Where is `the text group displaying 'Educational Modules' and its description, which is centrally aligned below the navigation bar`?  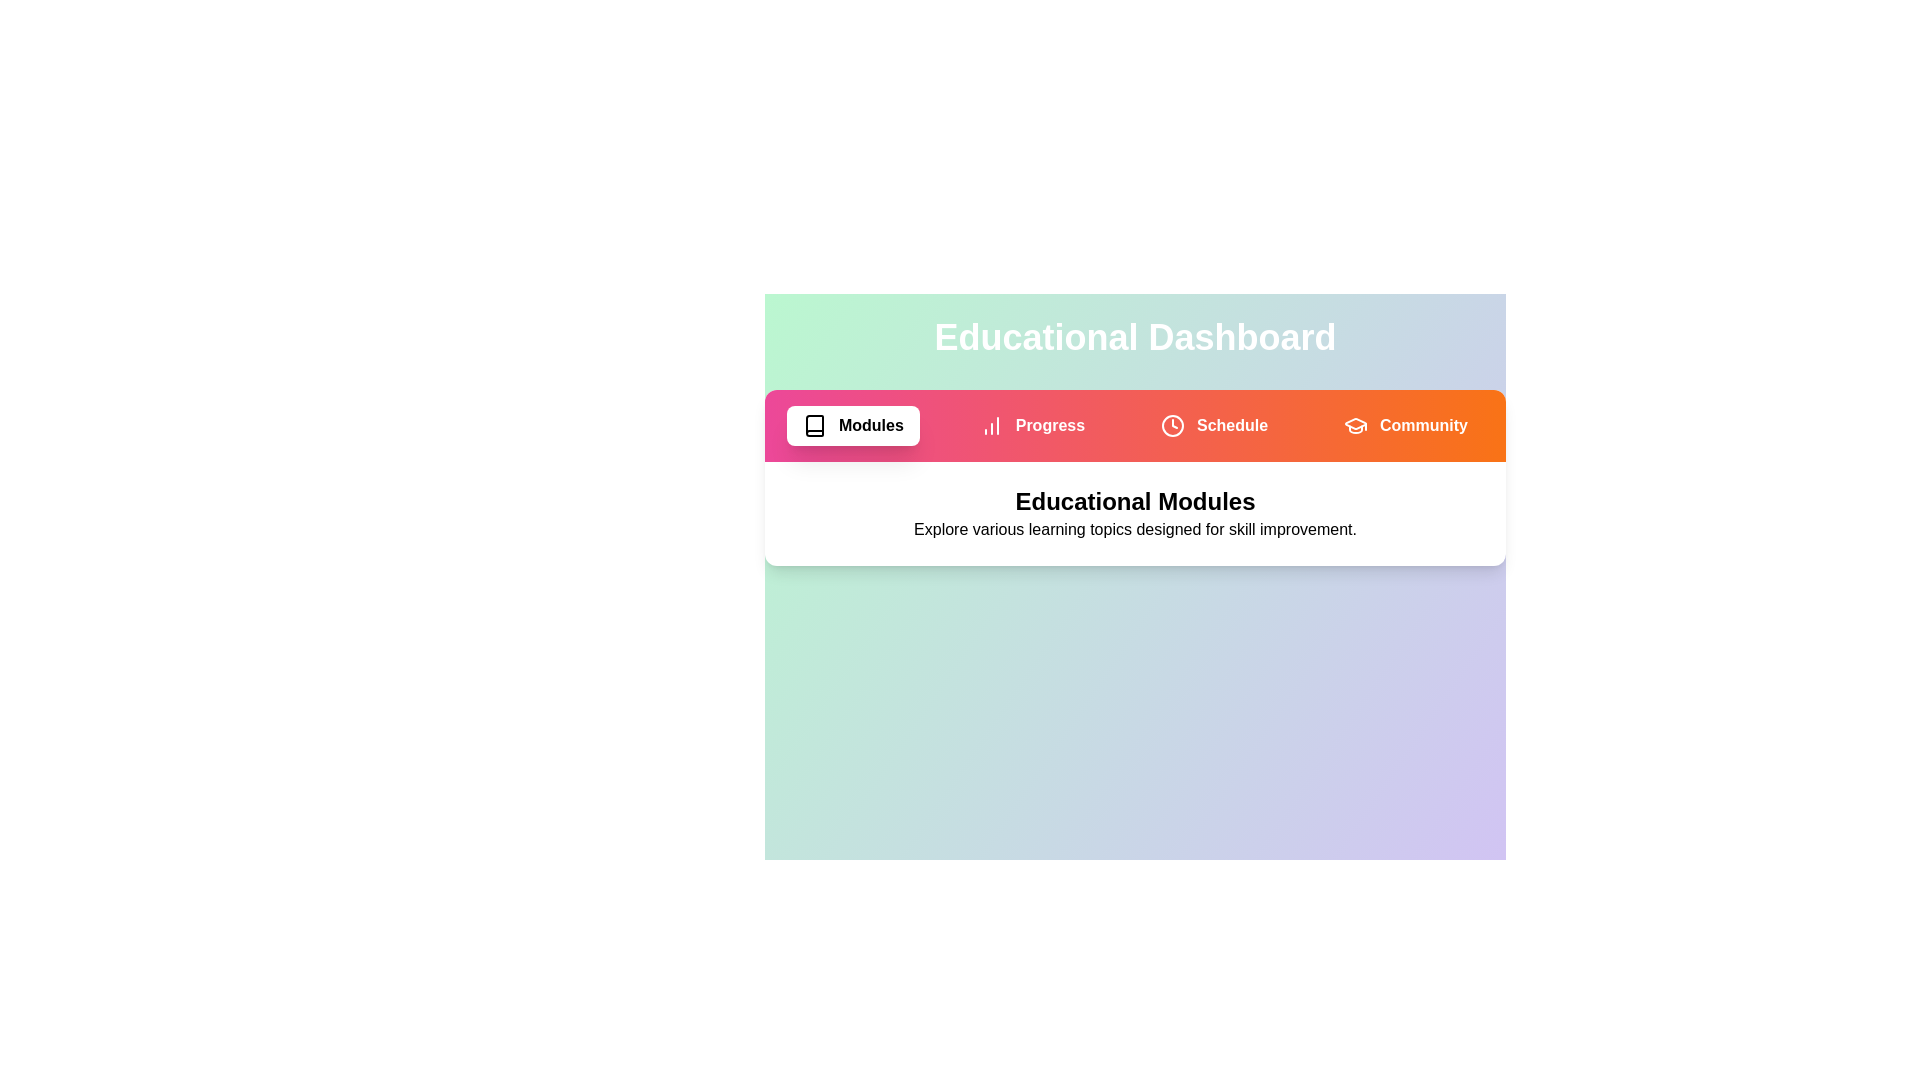 the text group displaying 'Educational Modules' and its description, which is centrally aligned below the navigation bar is located at coordinates (1135, 512).